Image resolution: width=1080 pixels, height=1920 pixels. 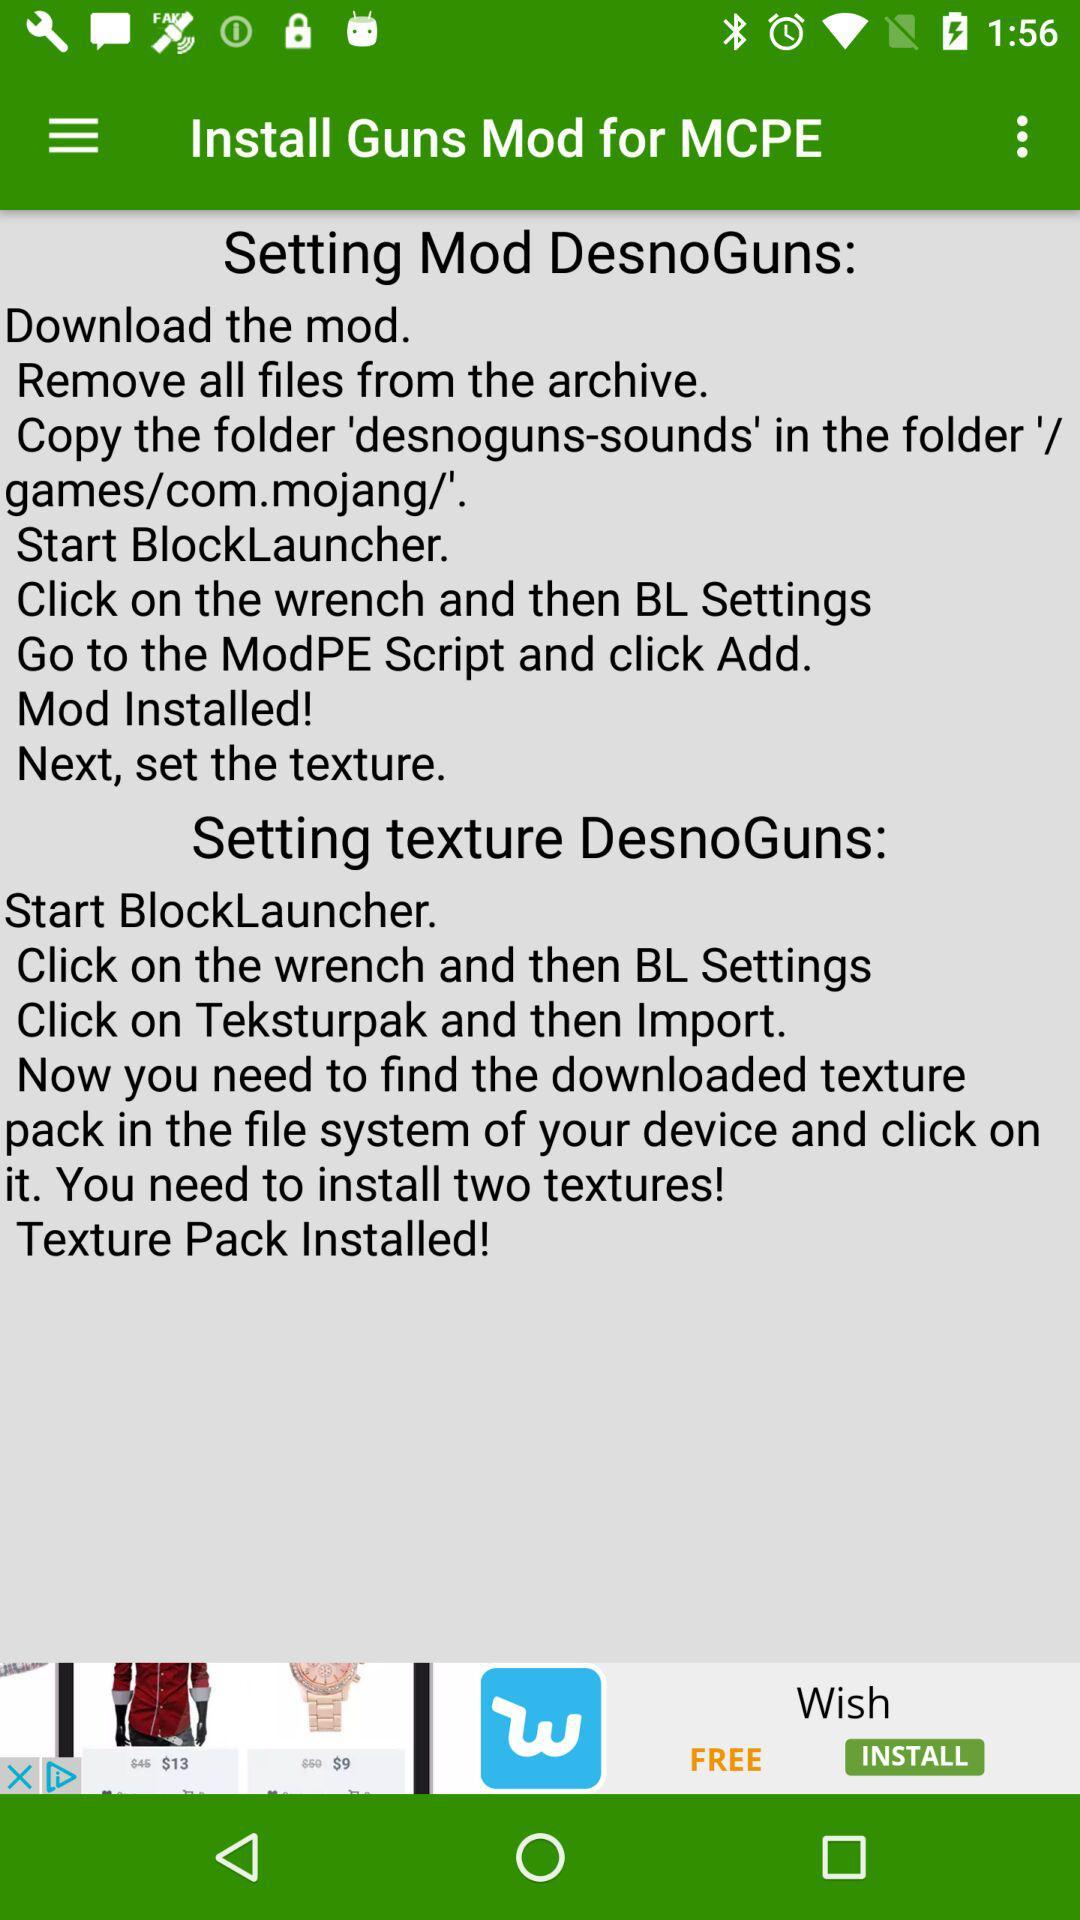 What do you see at coordinates (540, 1727) in the screenshot?
I see `advertisement banner` at bounding box center [540, 1727].